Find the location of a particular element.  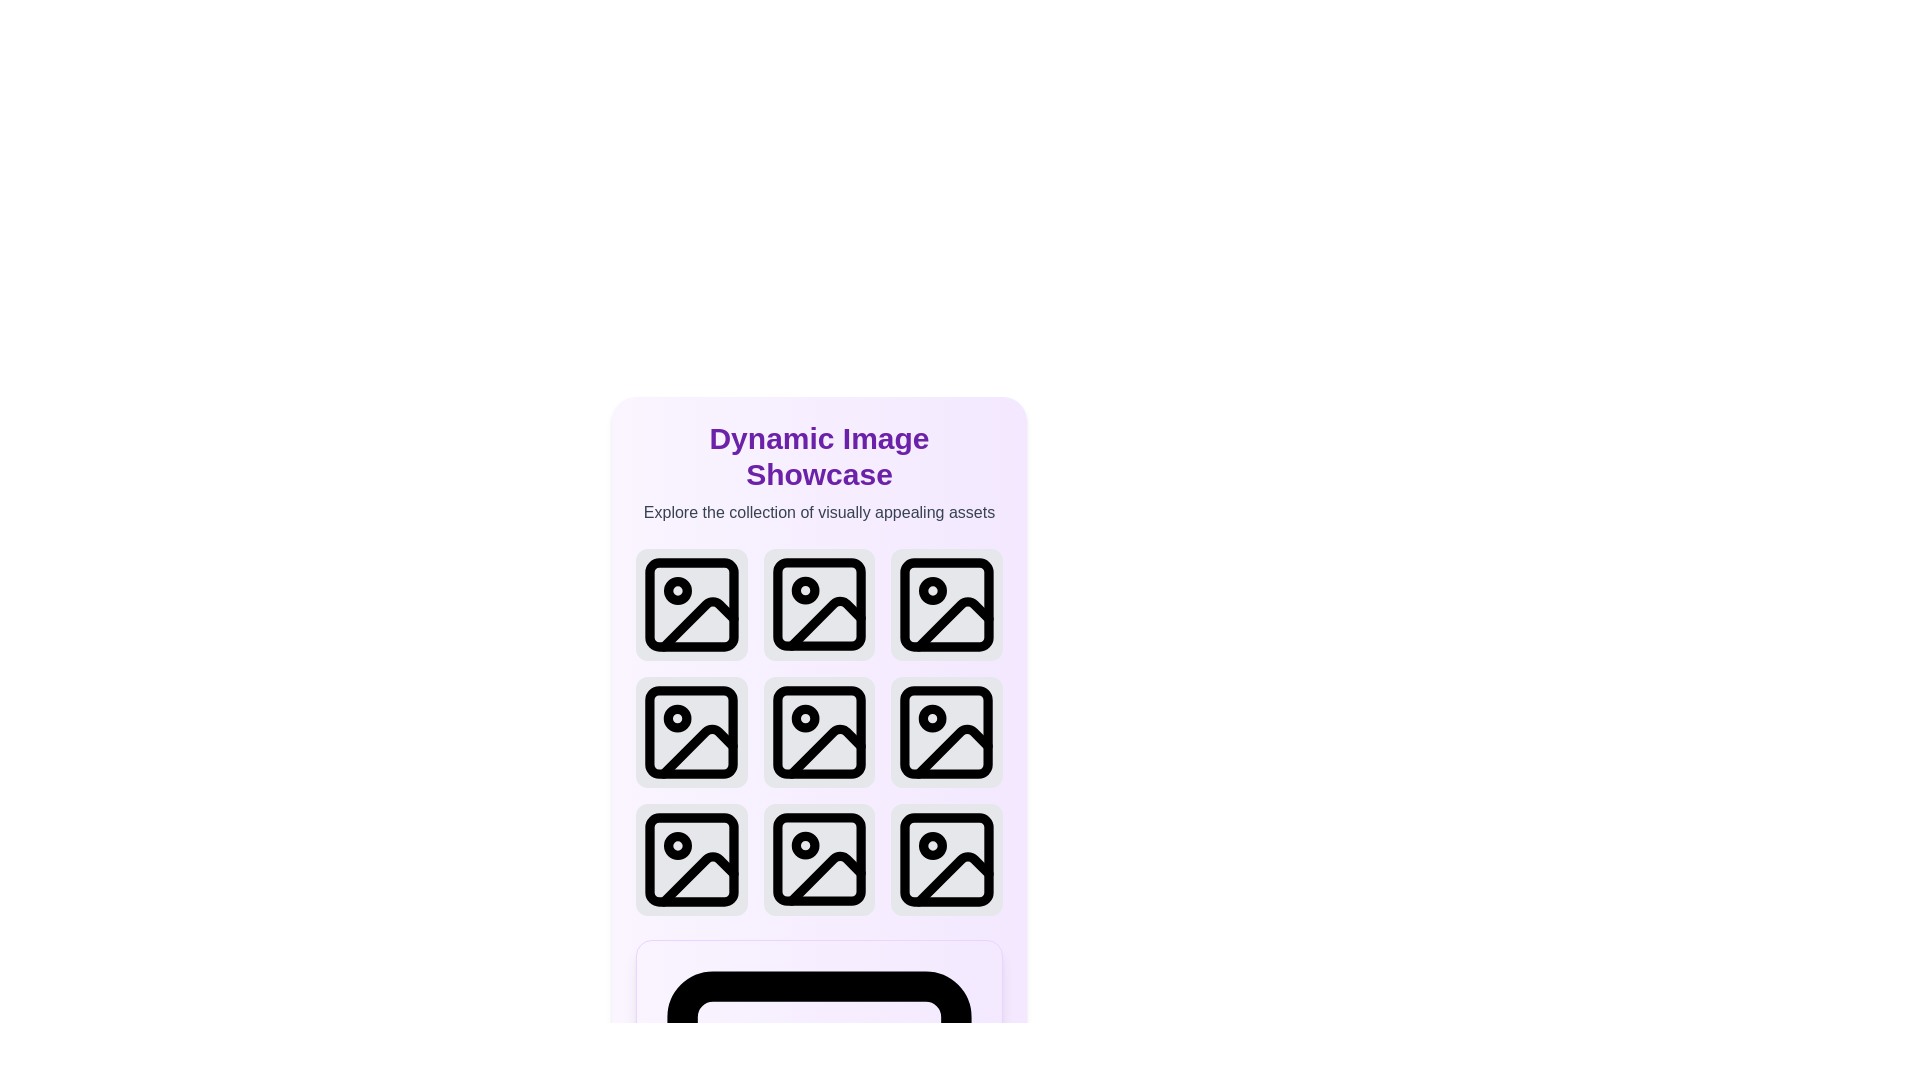

the visual arrangement of the decorative graphical element located in the third icon from the left in the top row of the grid layout, which is part of a collection of image-like layouts is located at coordinates (946, 603).